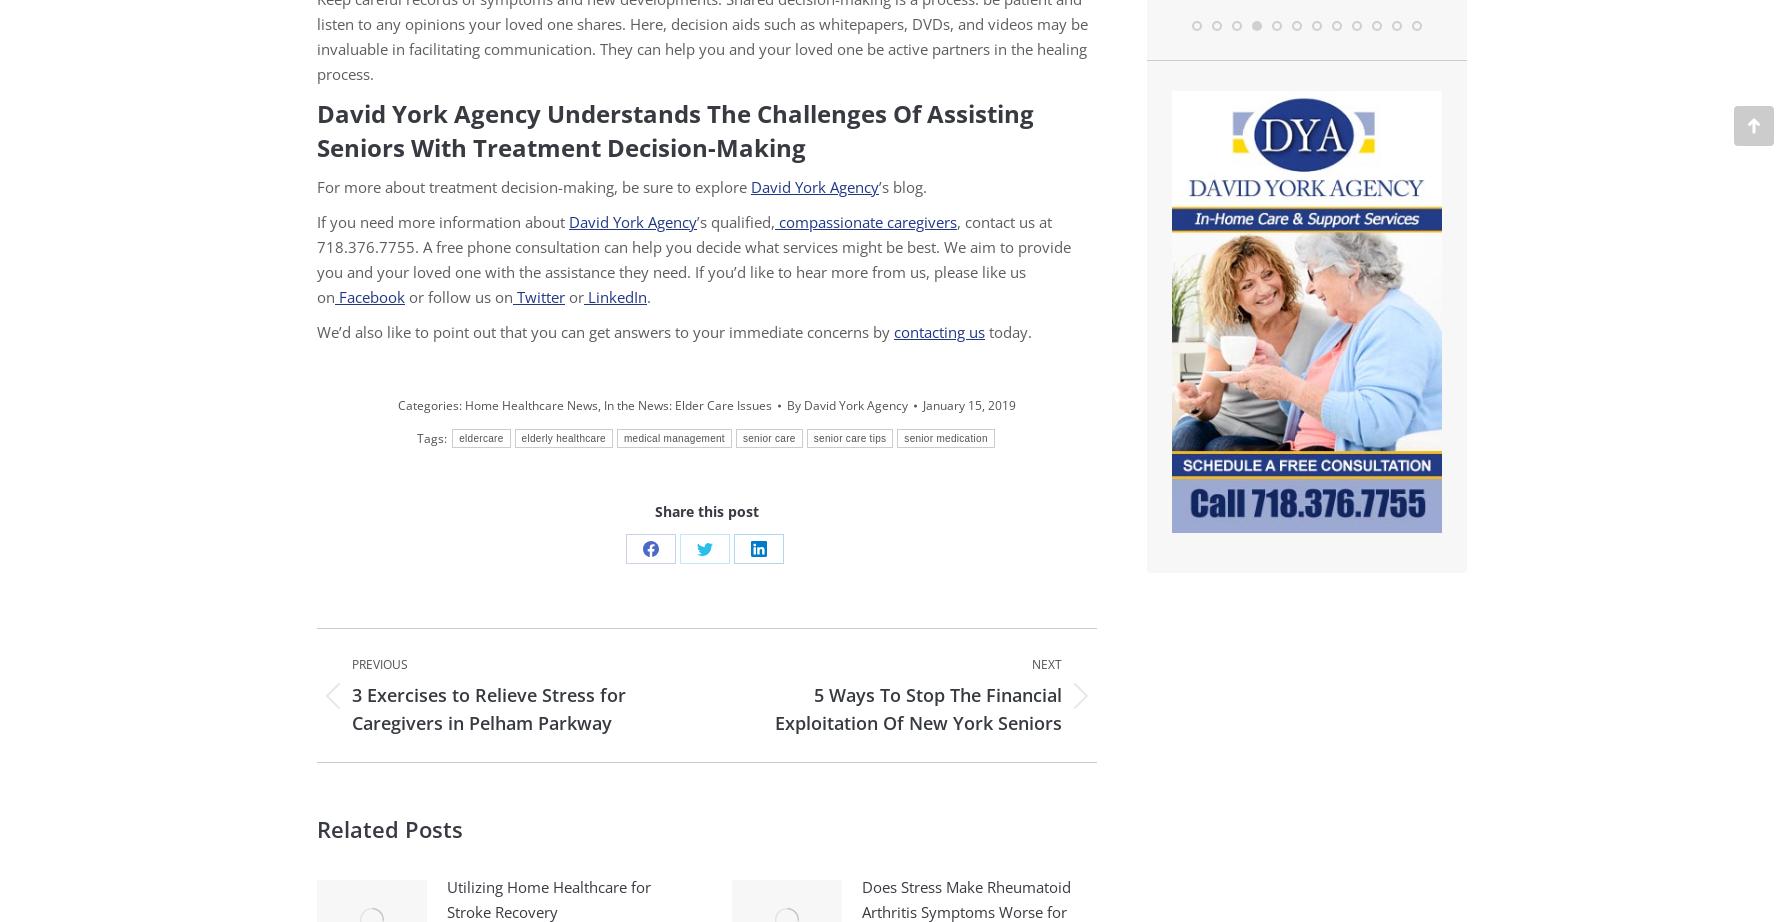 The height and width of the screenshot is (922, 1784). Describe the element at coordinates (459, 295) in the screenshot. I see `'or follow us on'` at that location.